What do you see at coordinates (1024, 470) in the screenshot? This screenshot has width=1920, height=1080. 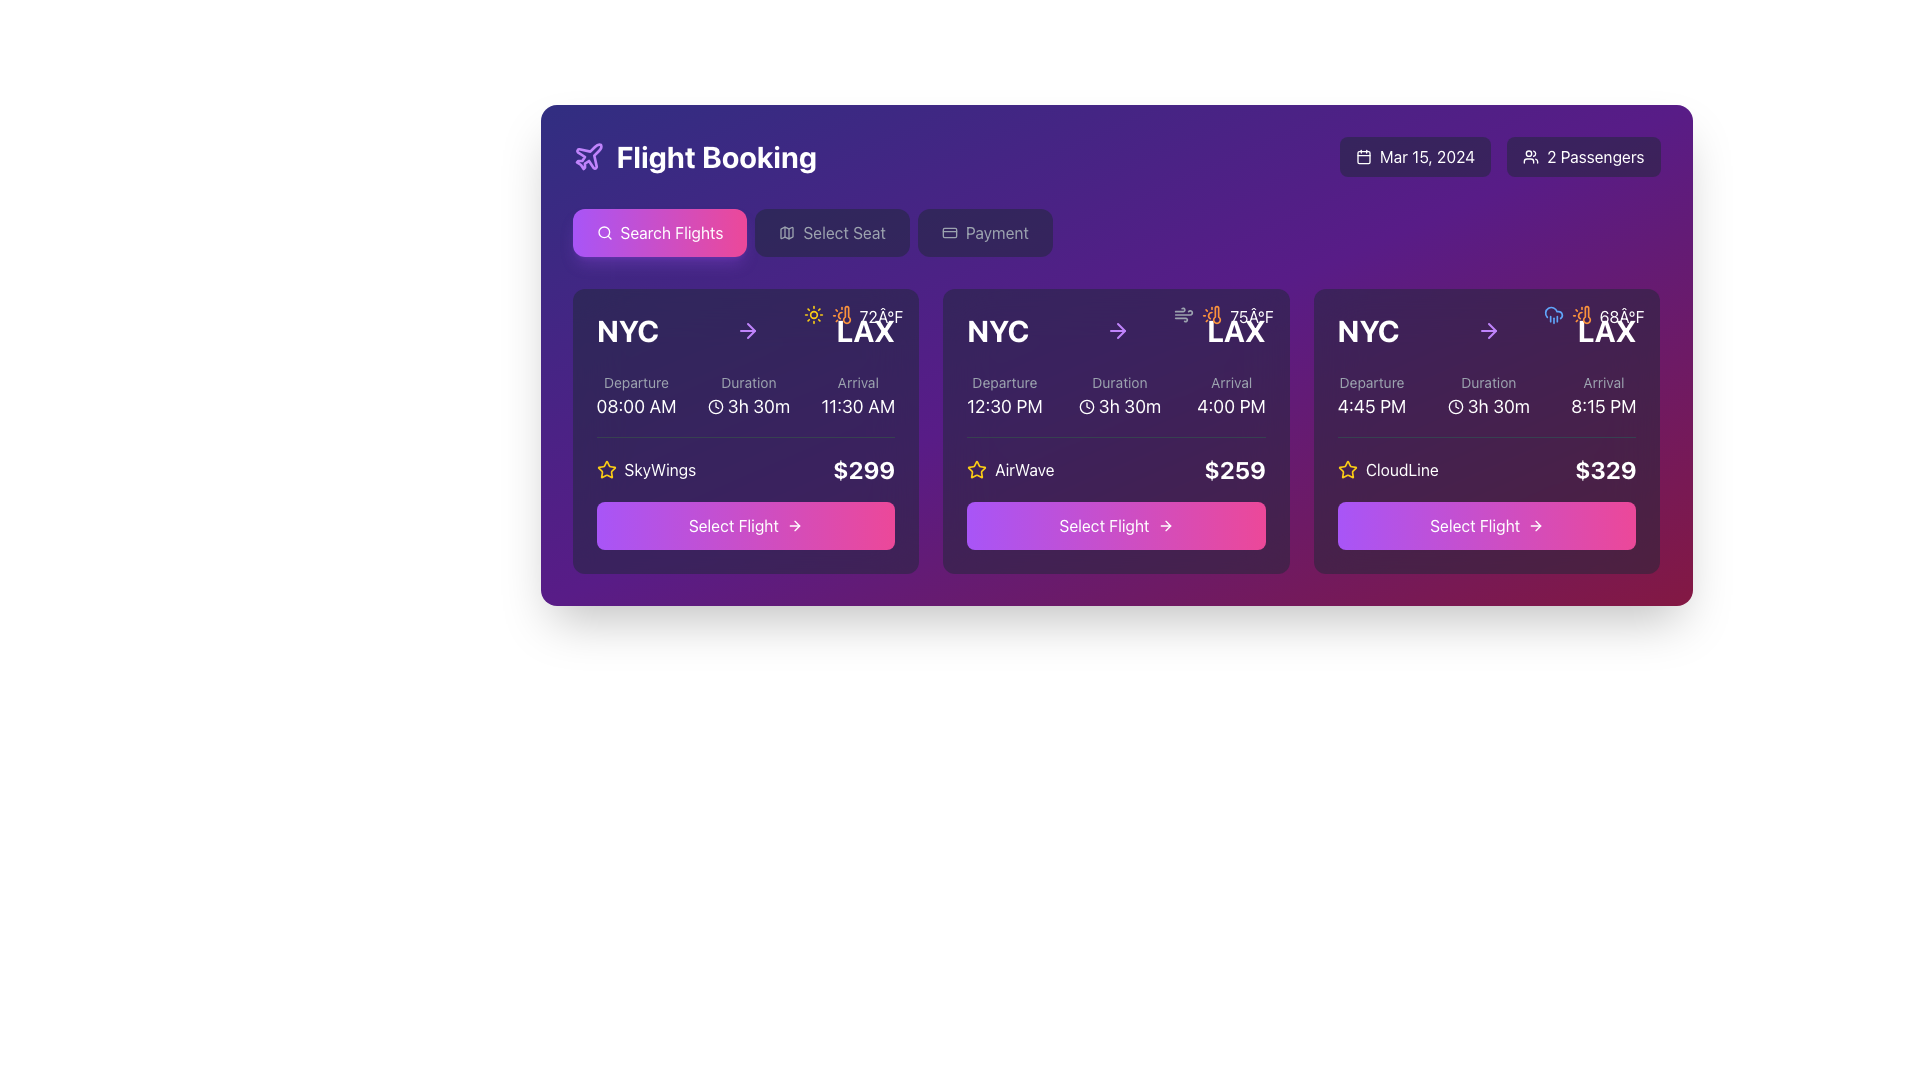 I see `the text element that identifies and labels the airline or service provider, located in the middle card beneath 'NYC to LAX' and above the price '$259', to the right of a yellow star icon` at bounding box center [1024, 470].